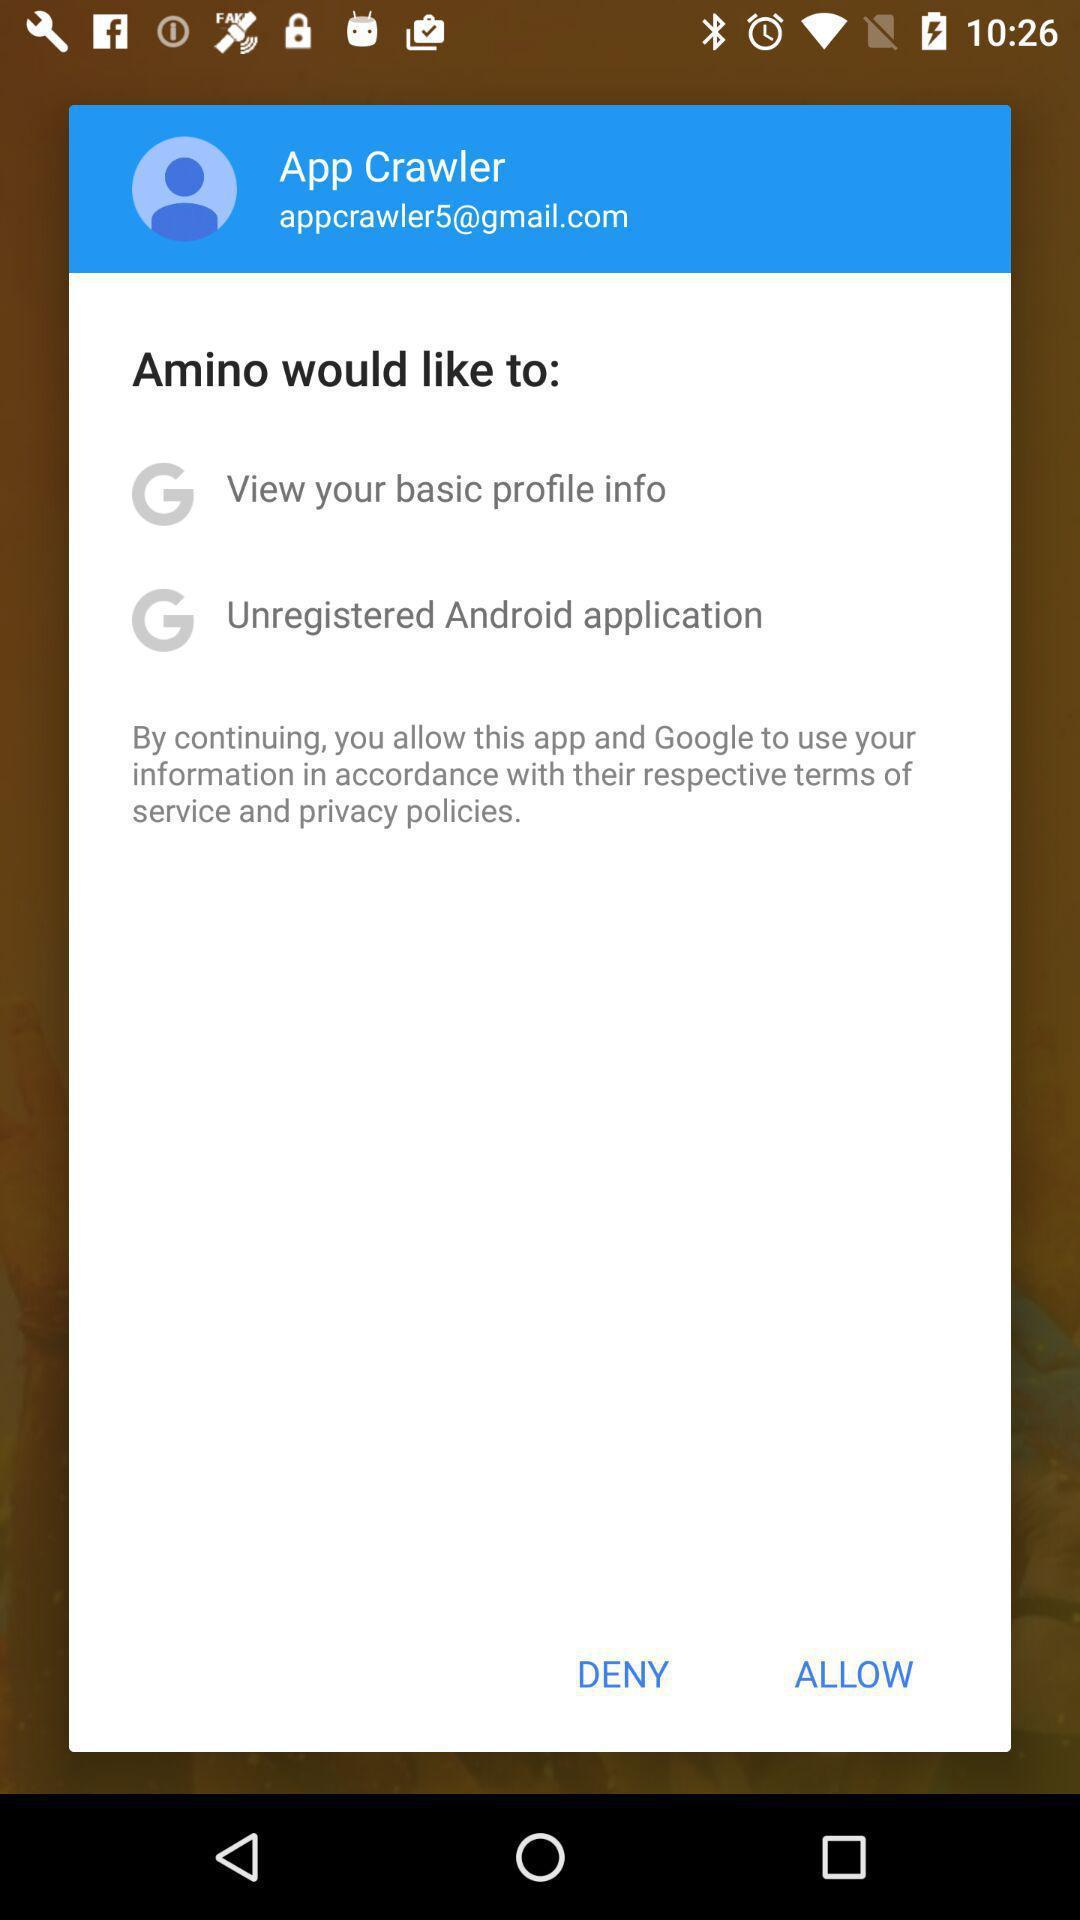  What do you see at coordinates (494, 612) in the screenshot?
I see `the unregistered android application icon` at bounding box center [494, 612].